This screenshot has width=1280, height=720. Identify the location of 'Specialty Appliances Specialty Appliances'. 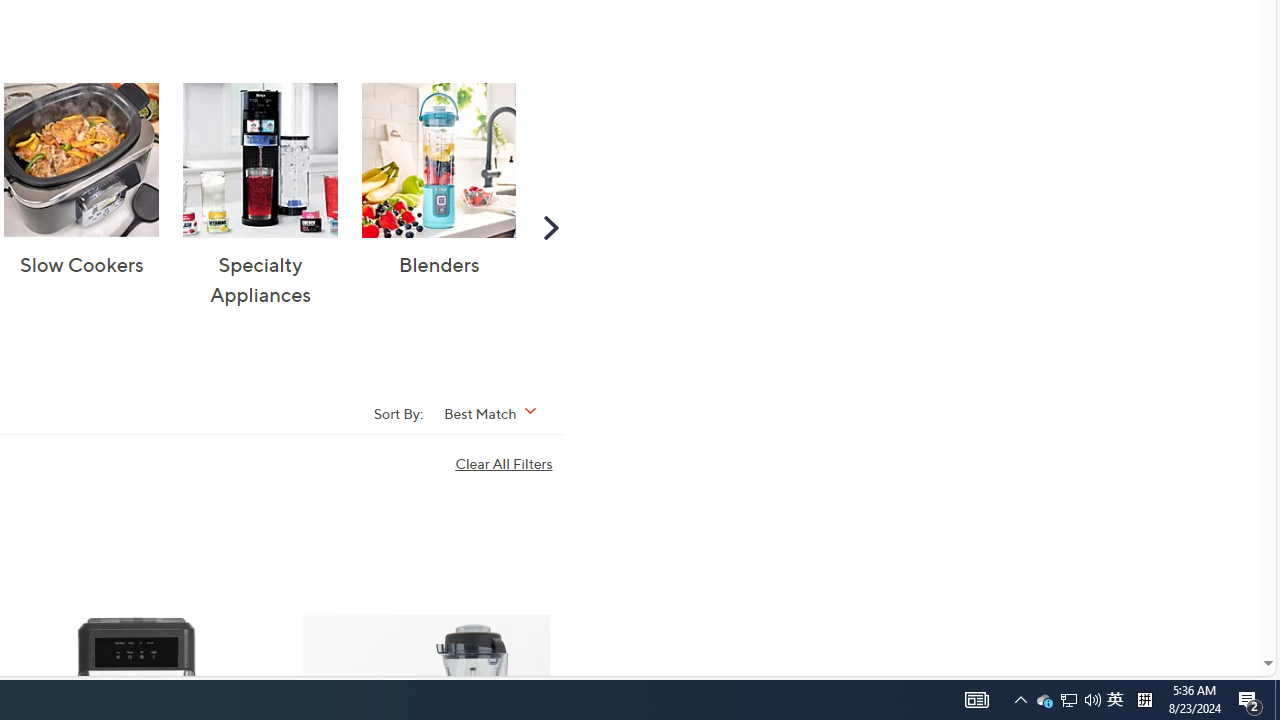
(259, 196).